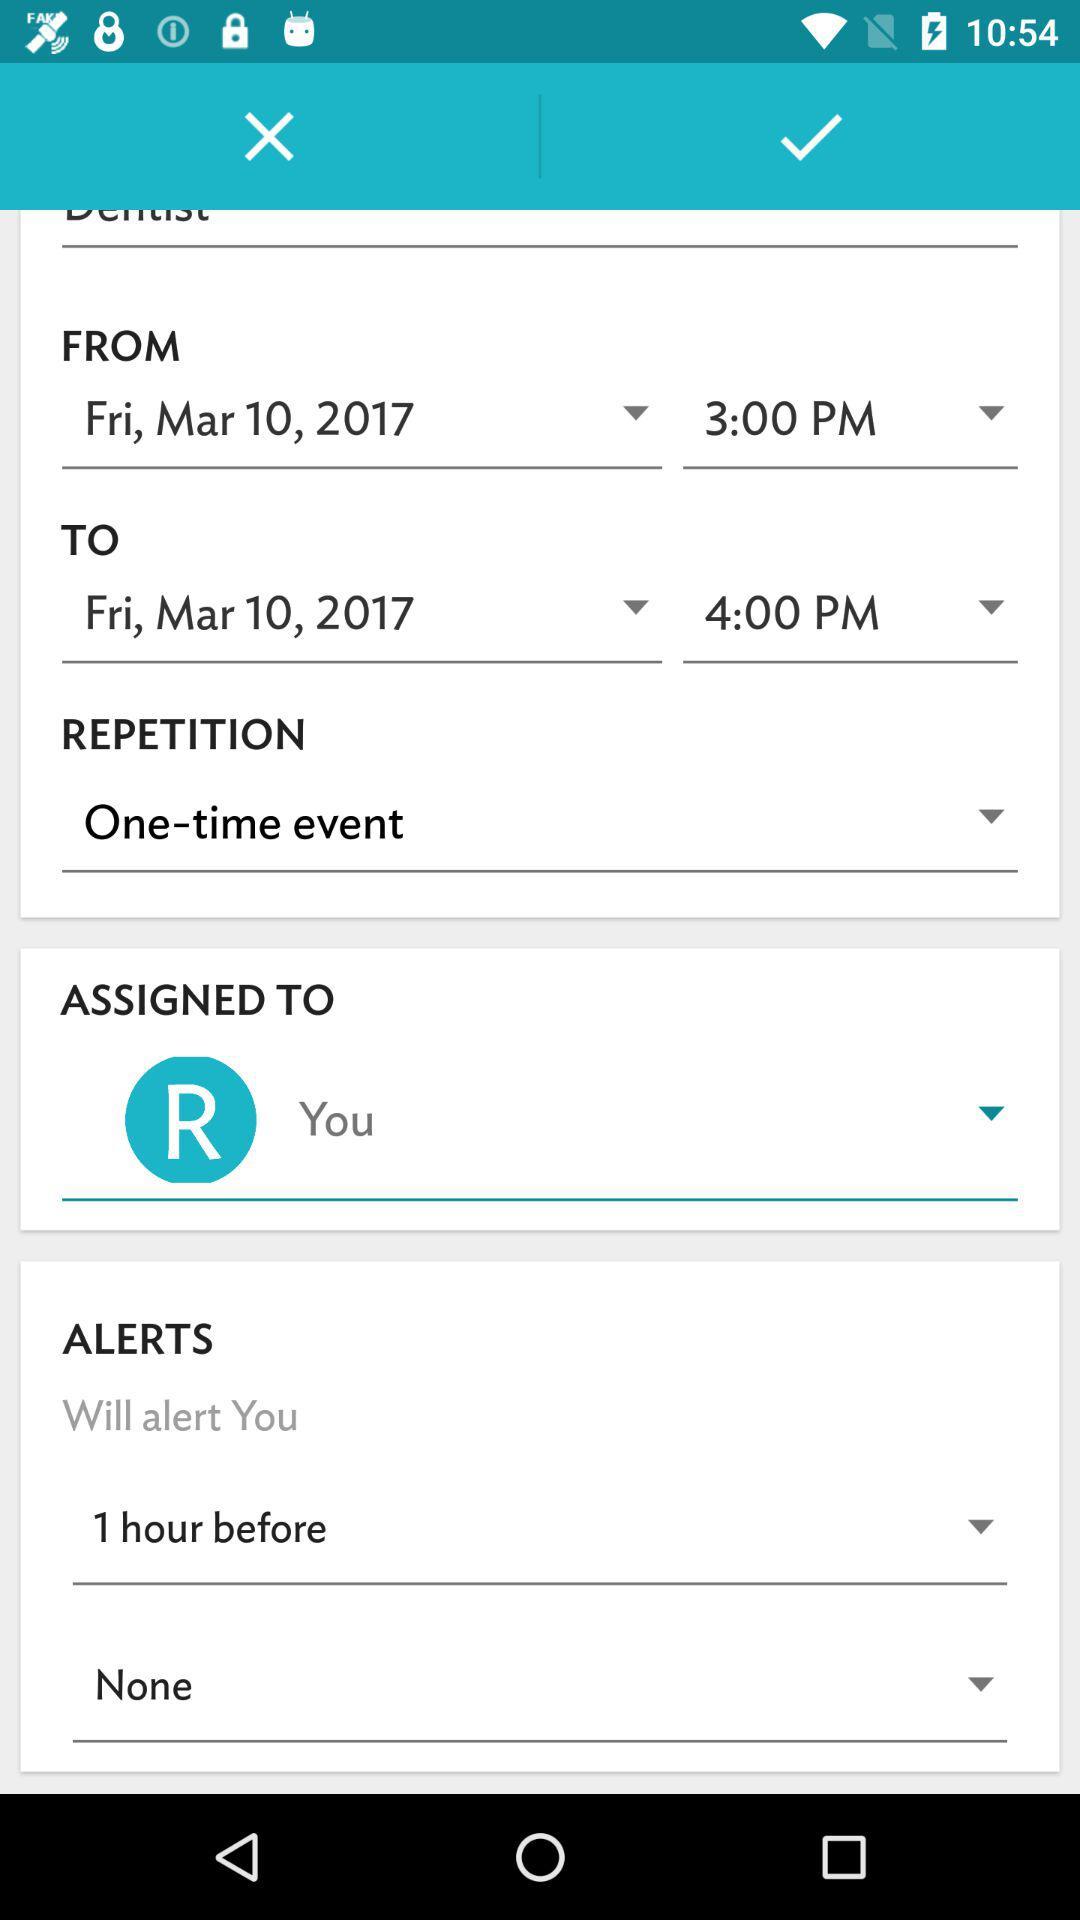 The height and width of the screenshot is (1920, 1080). I want to click on the last dropdown, so click(540, 1689).